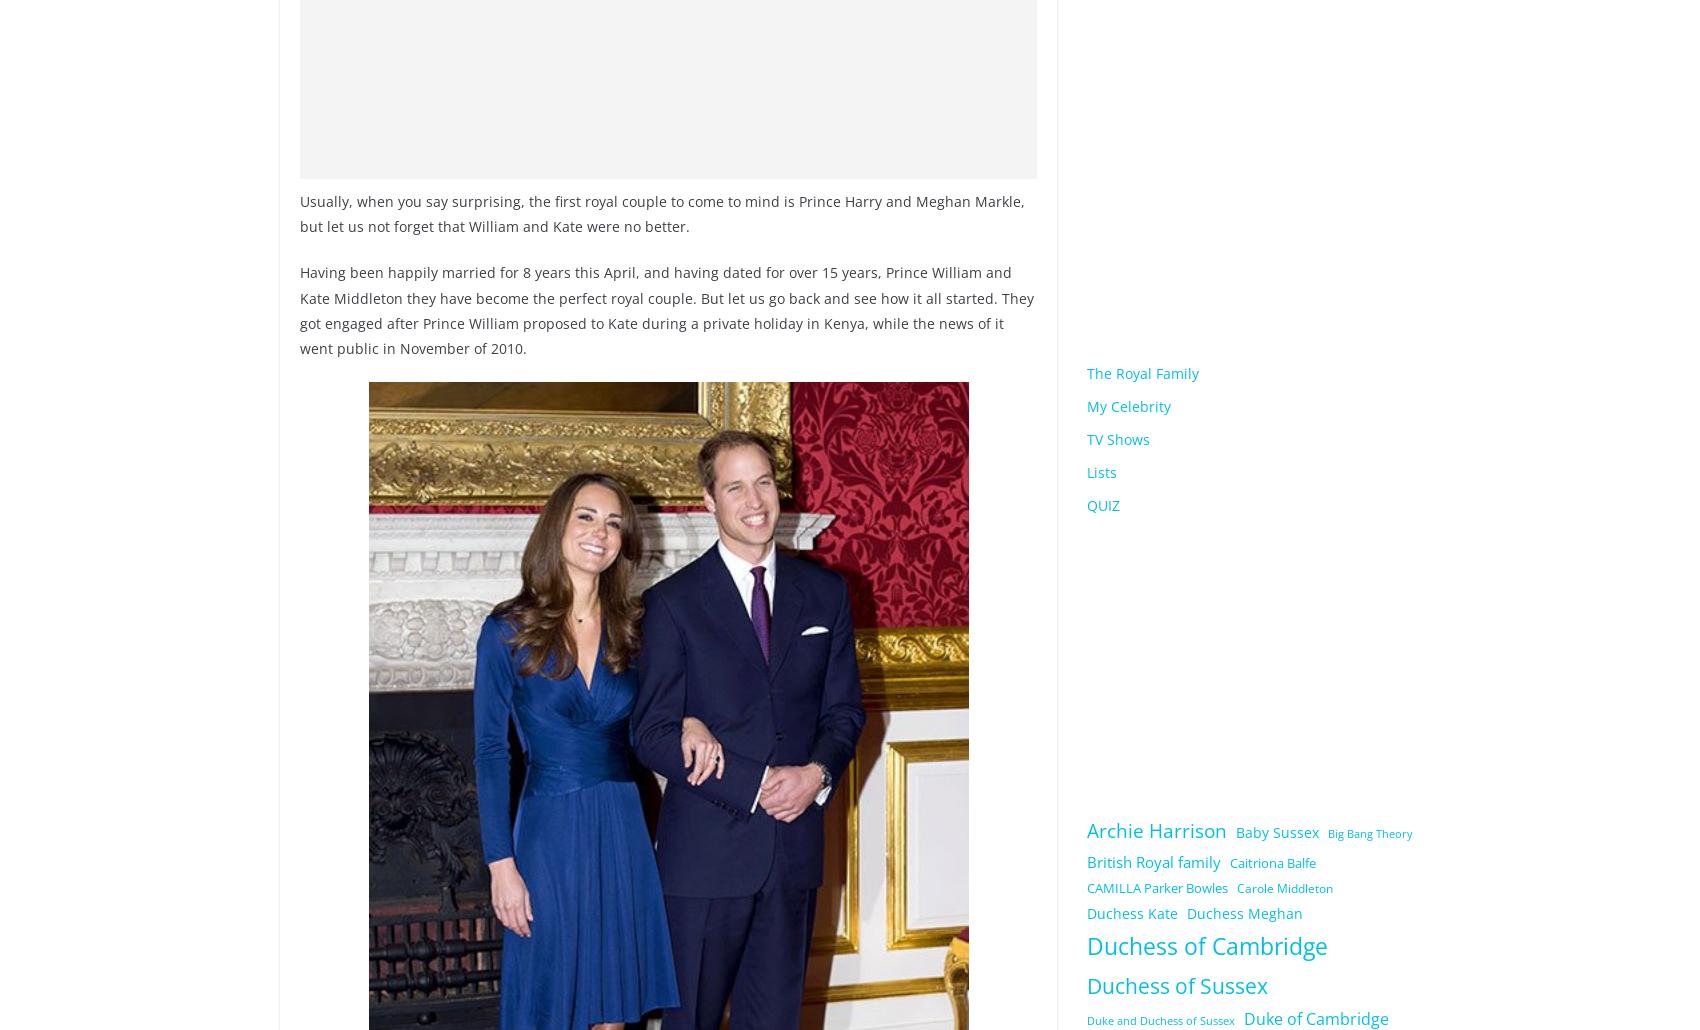 The height and width of the screenshot is (1030, 1700). Describe the element at coordinates (1370, 831) in the screenshot. I see `'Big Bang Theory'` at that location.